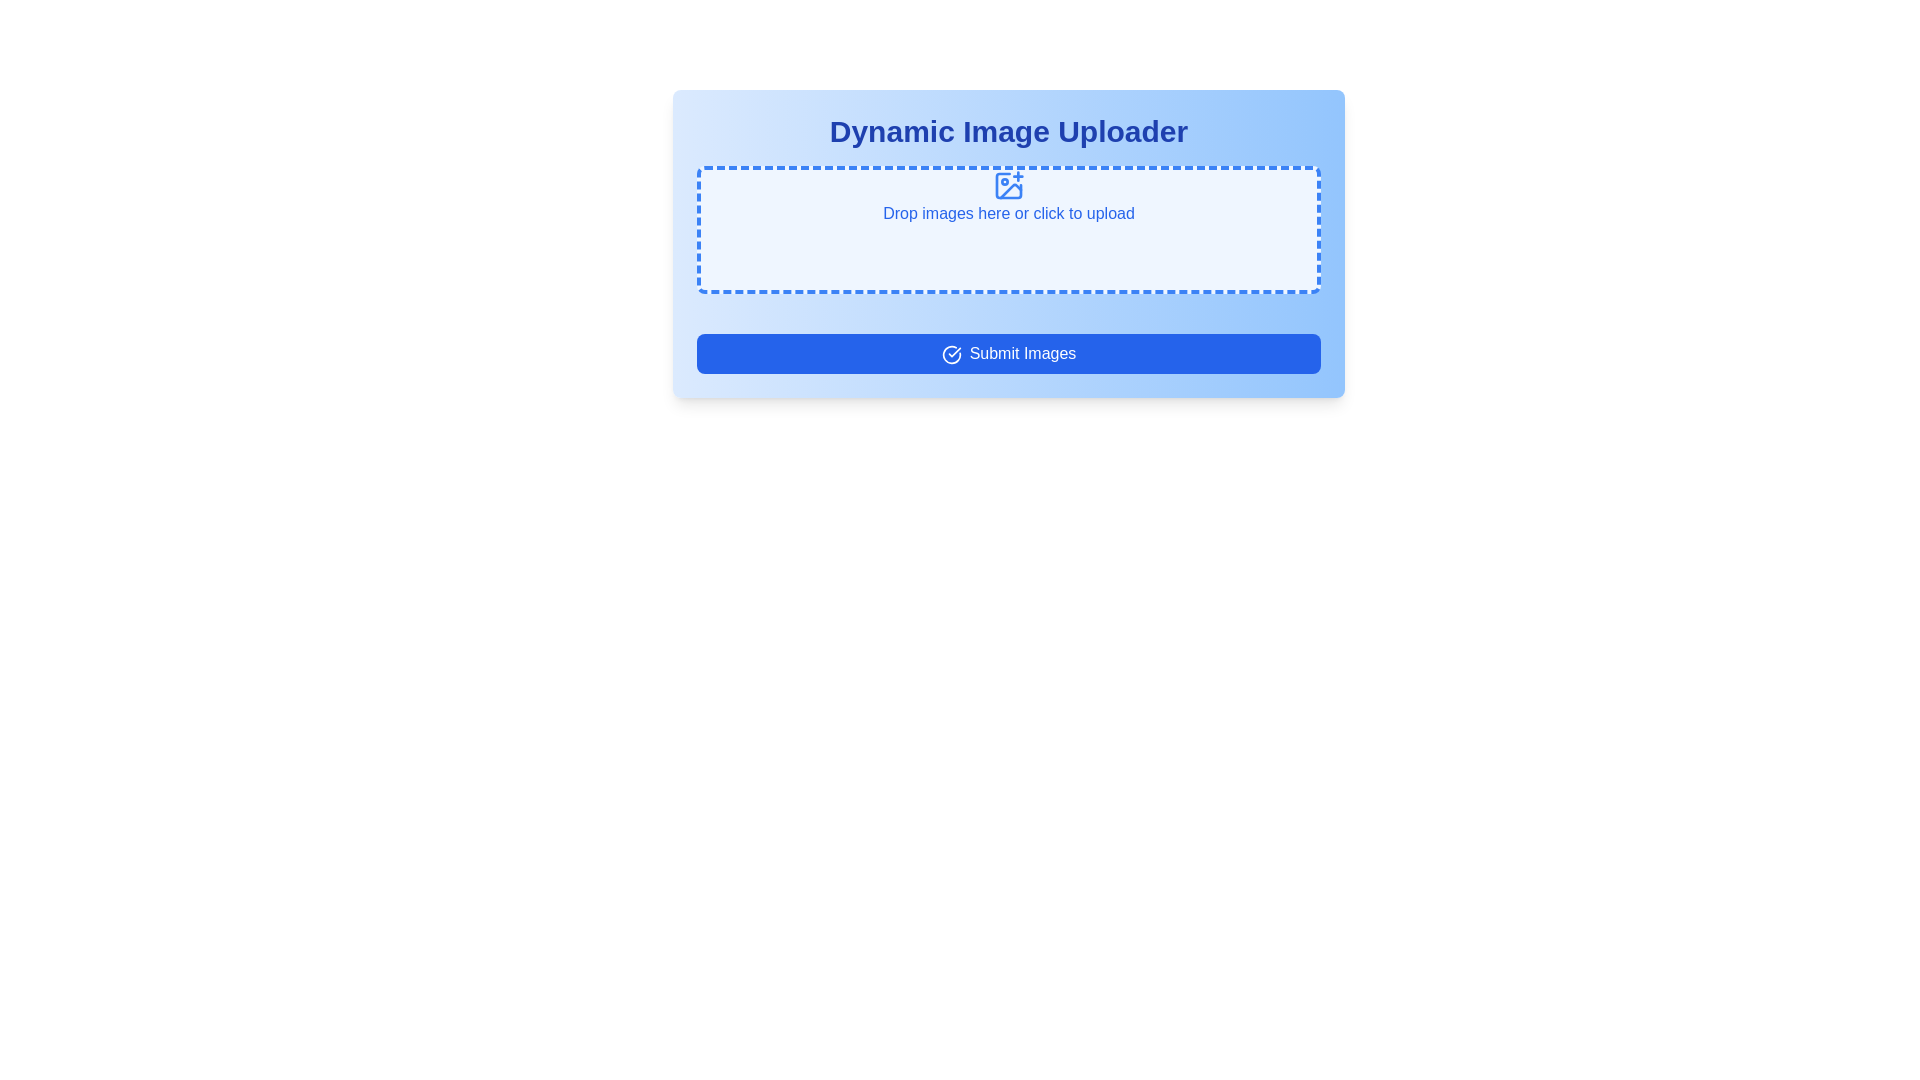 This screenshot has width=1920, height=1080. Describe the element at coordinates (1008, 213) in the screenshot. I see `the blue-dashed rectangular area below the image-plus icon and above the 'Submit Images' button to initiate a file upload` at that location.